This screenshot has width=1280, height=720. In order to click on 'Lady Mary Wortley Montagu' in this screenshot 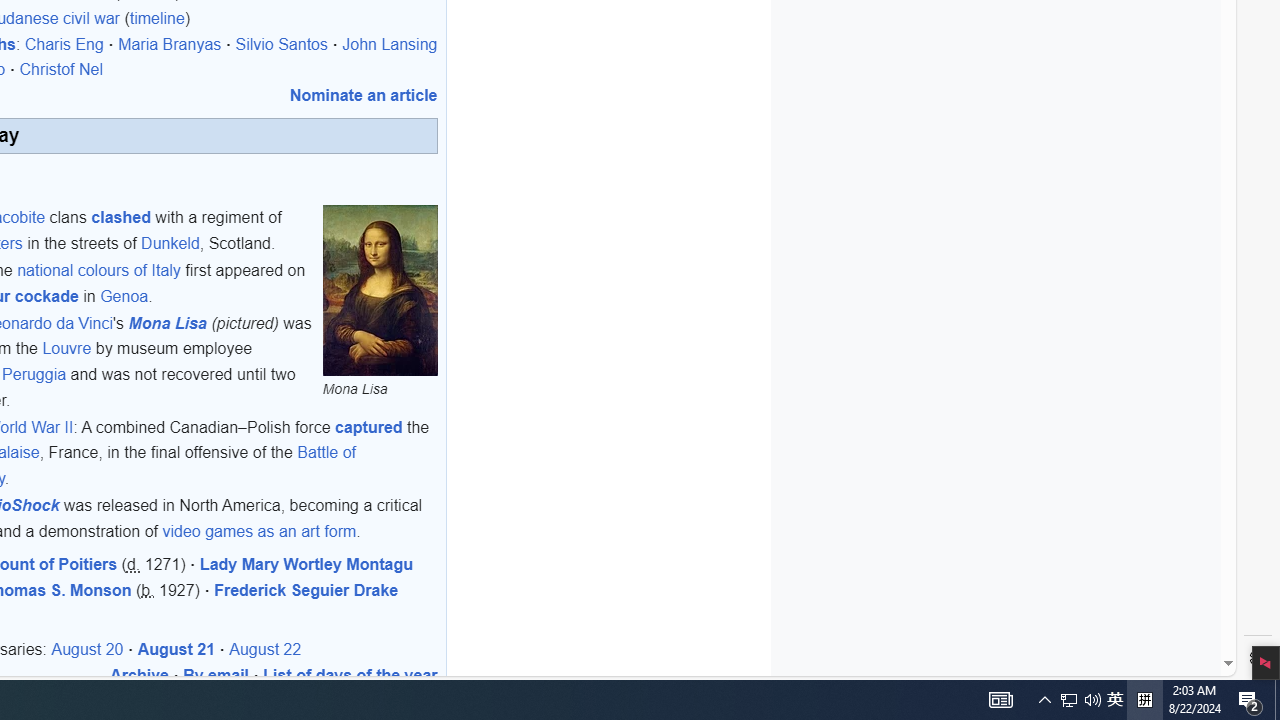, I will do `click(304, 564)`.